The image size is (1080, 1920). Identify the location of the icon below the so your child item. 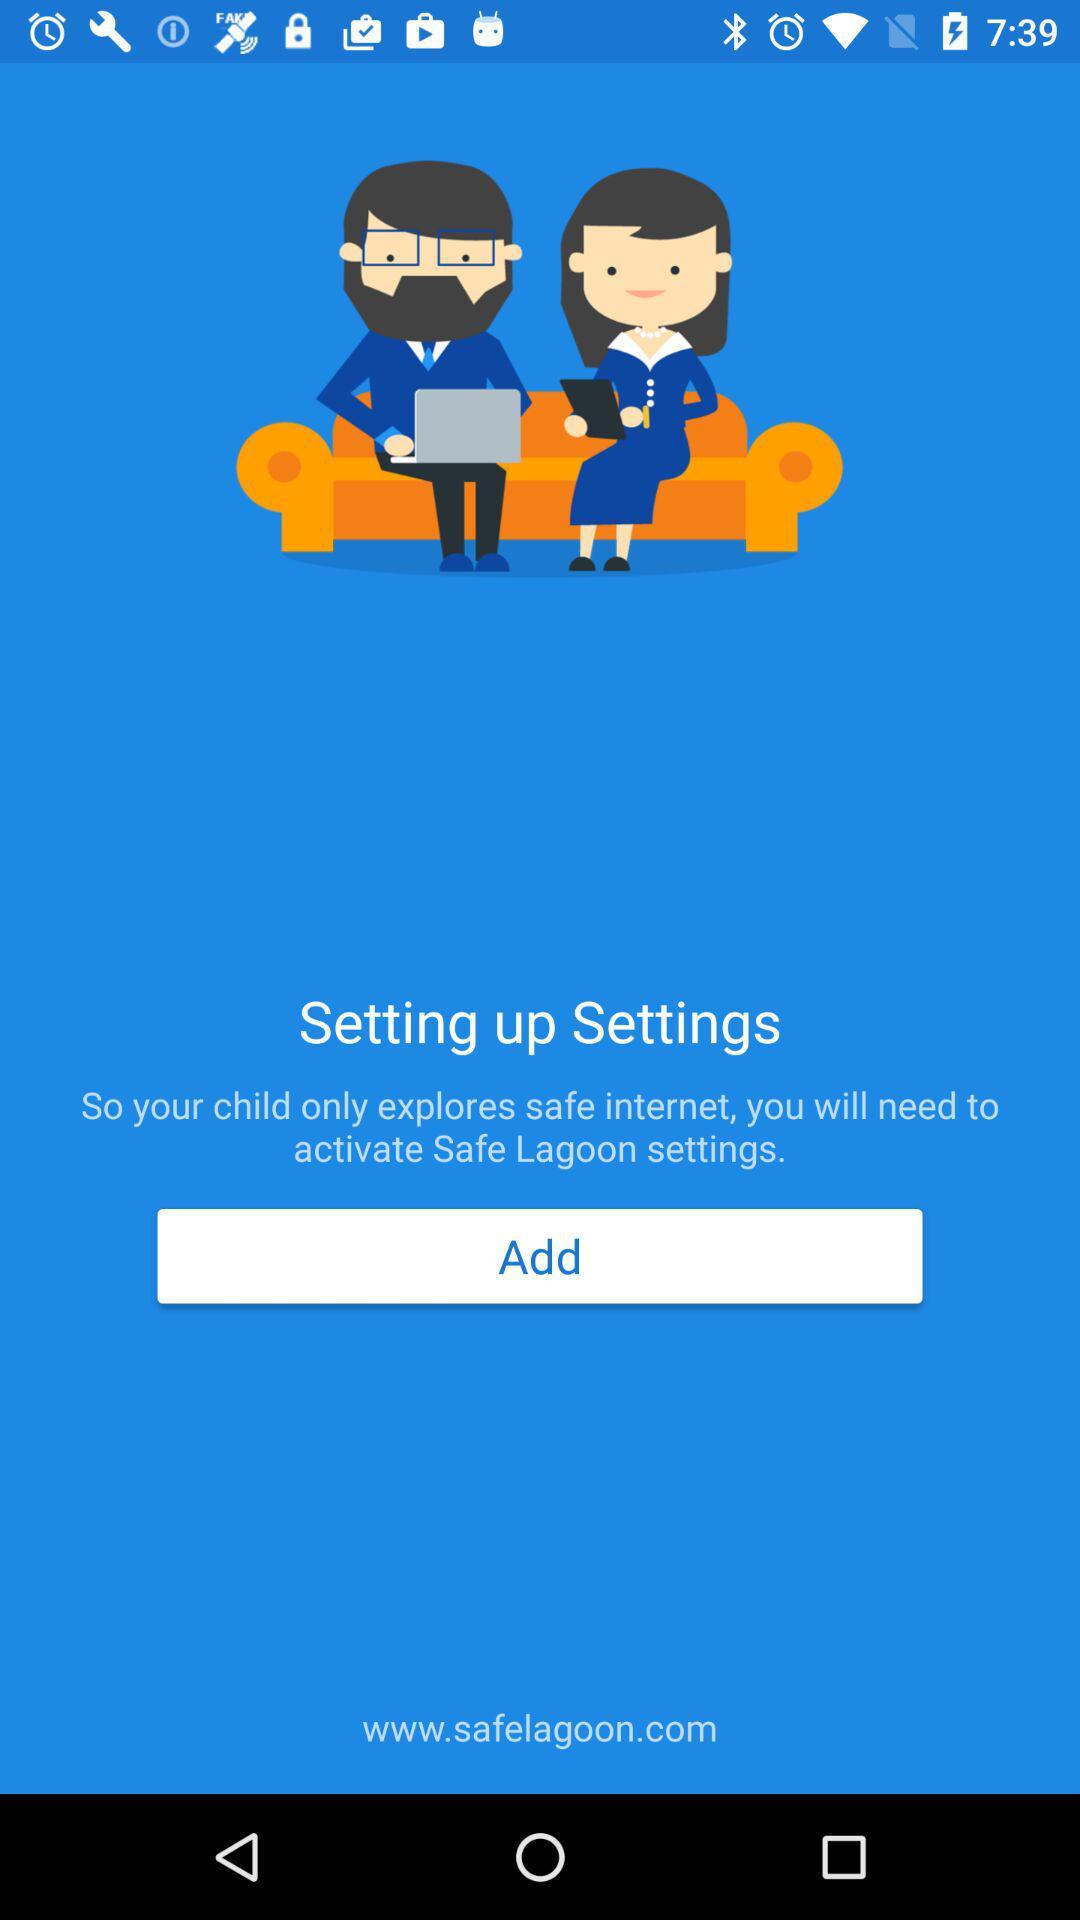
(540, 1255).